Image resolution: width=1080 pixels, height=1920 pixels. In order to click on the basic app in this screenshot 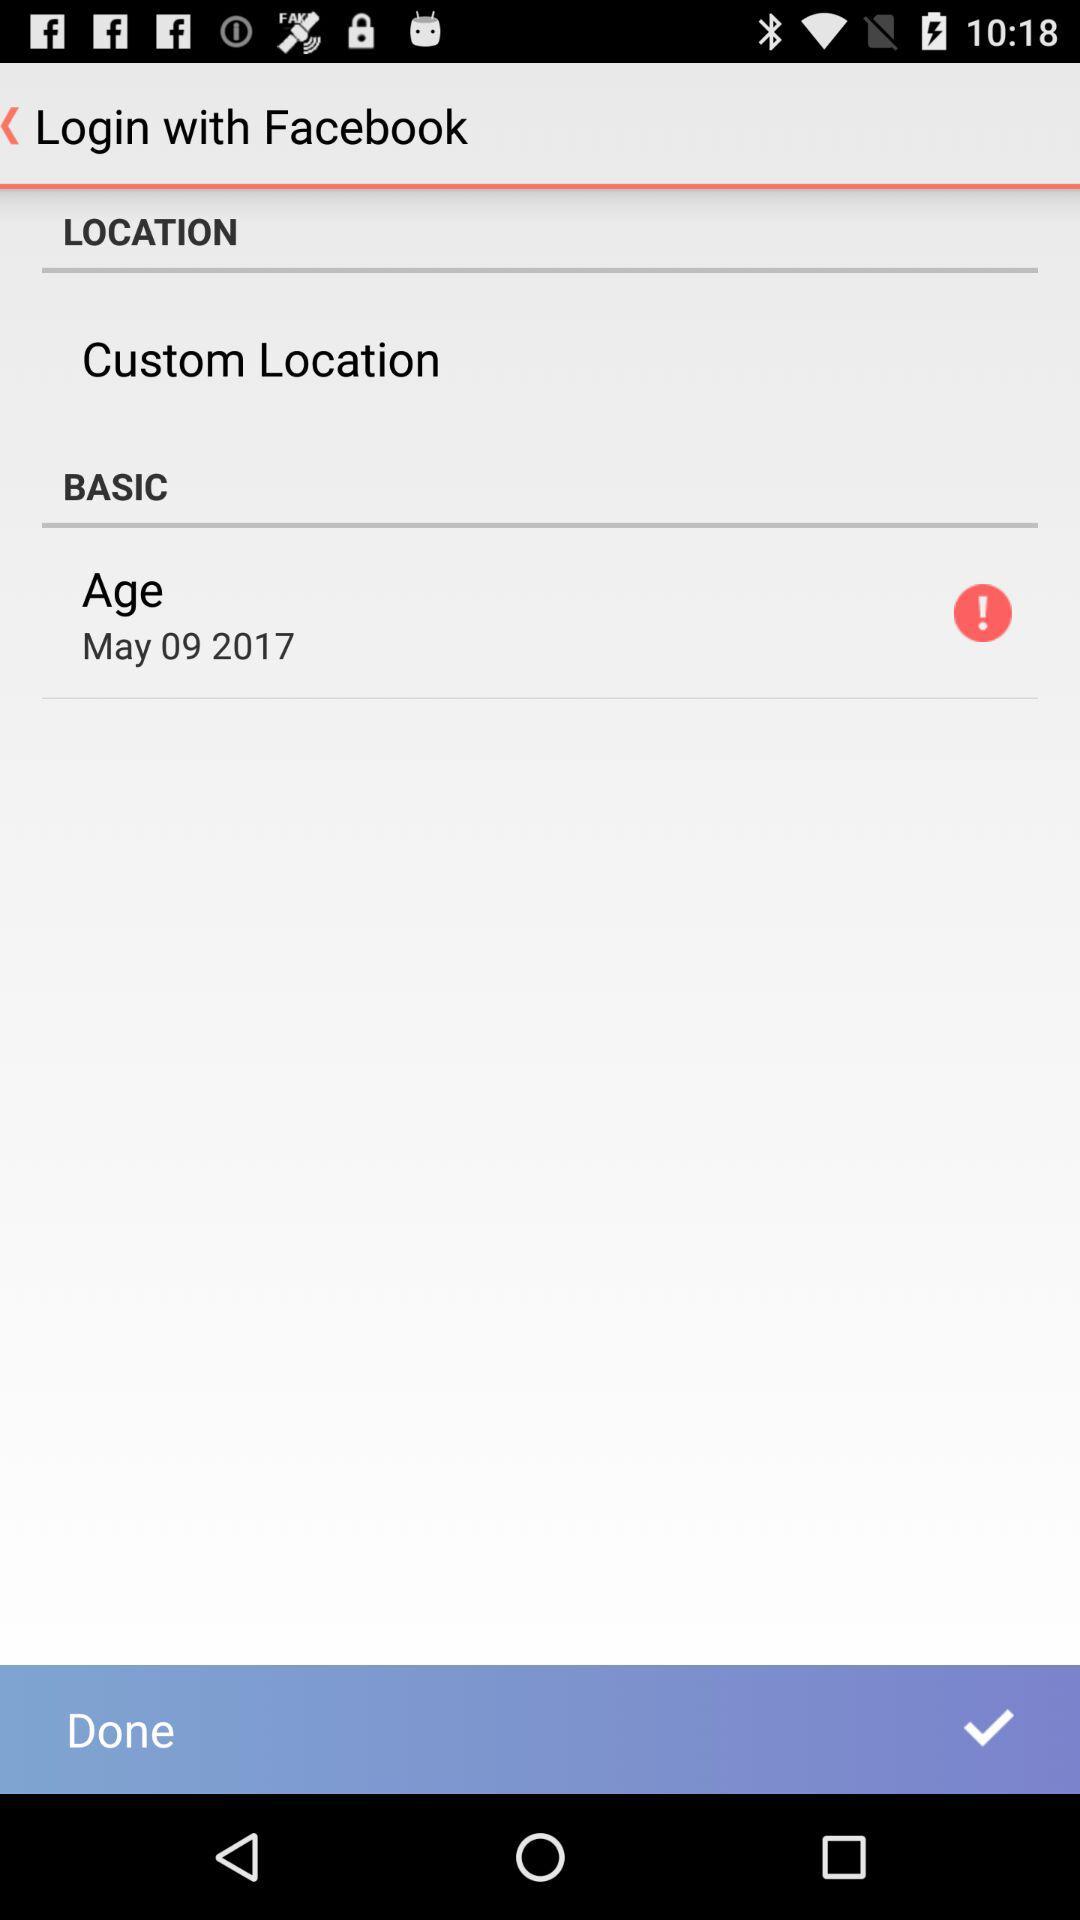, I will do `click(540, 485)`.